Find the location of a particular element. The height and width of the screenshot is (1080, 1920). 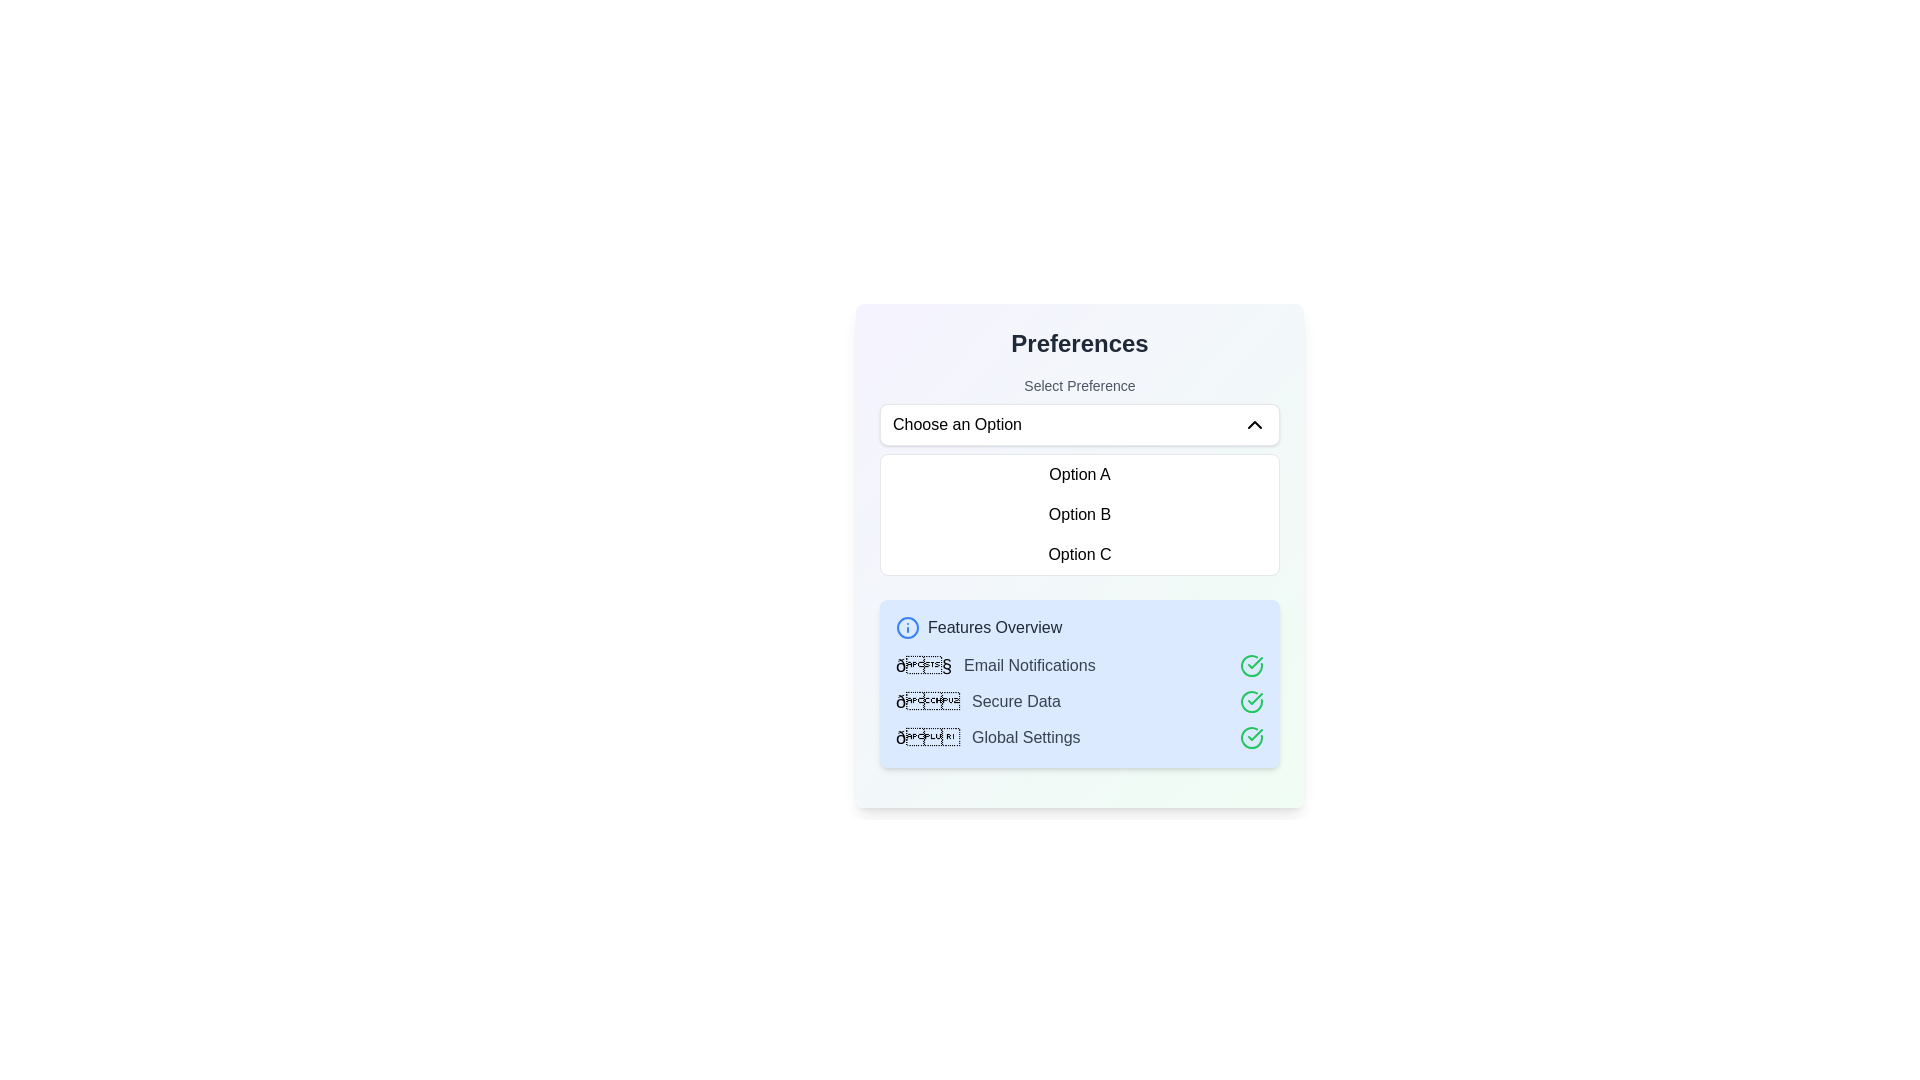

the text label reading 'Features Overview', which is styled with medium font weight and gray color, located to the right of a blue information icon is located at coordinates (995, 627).